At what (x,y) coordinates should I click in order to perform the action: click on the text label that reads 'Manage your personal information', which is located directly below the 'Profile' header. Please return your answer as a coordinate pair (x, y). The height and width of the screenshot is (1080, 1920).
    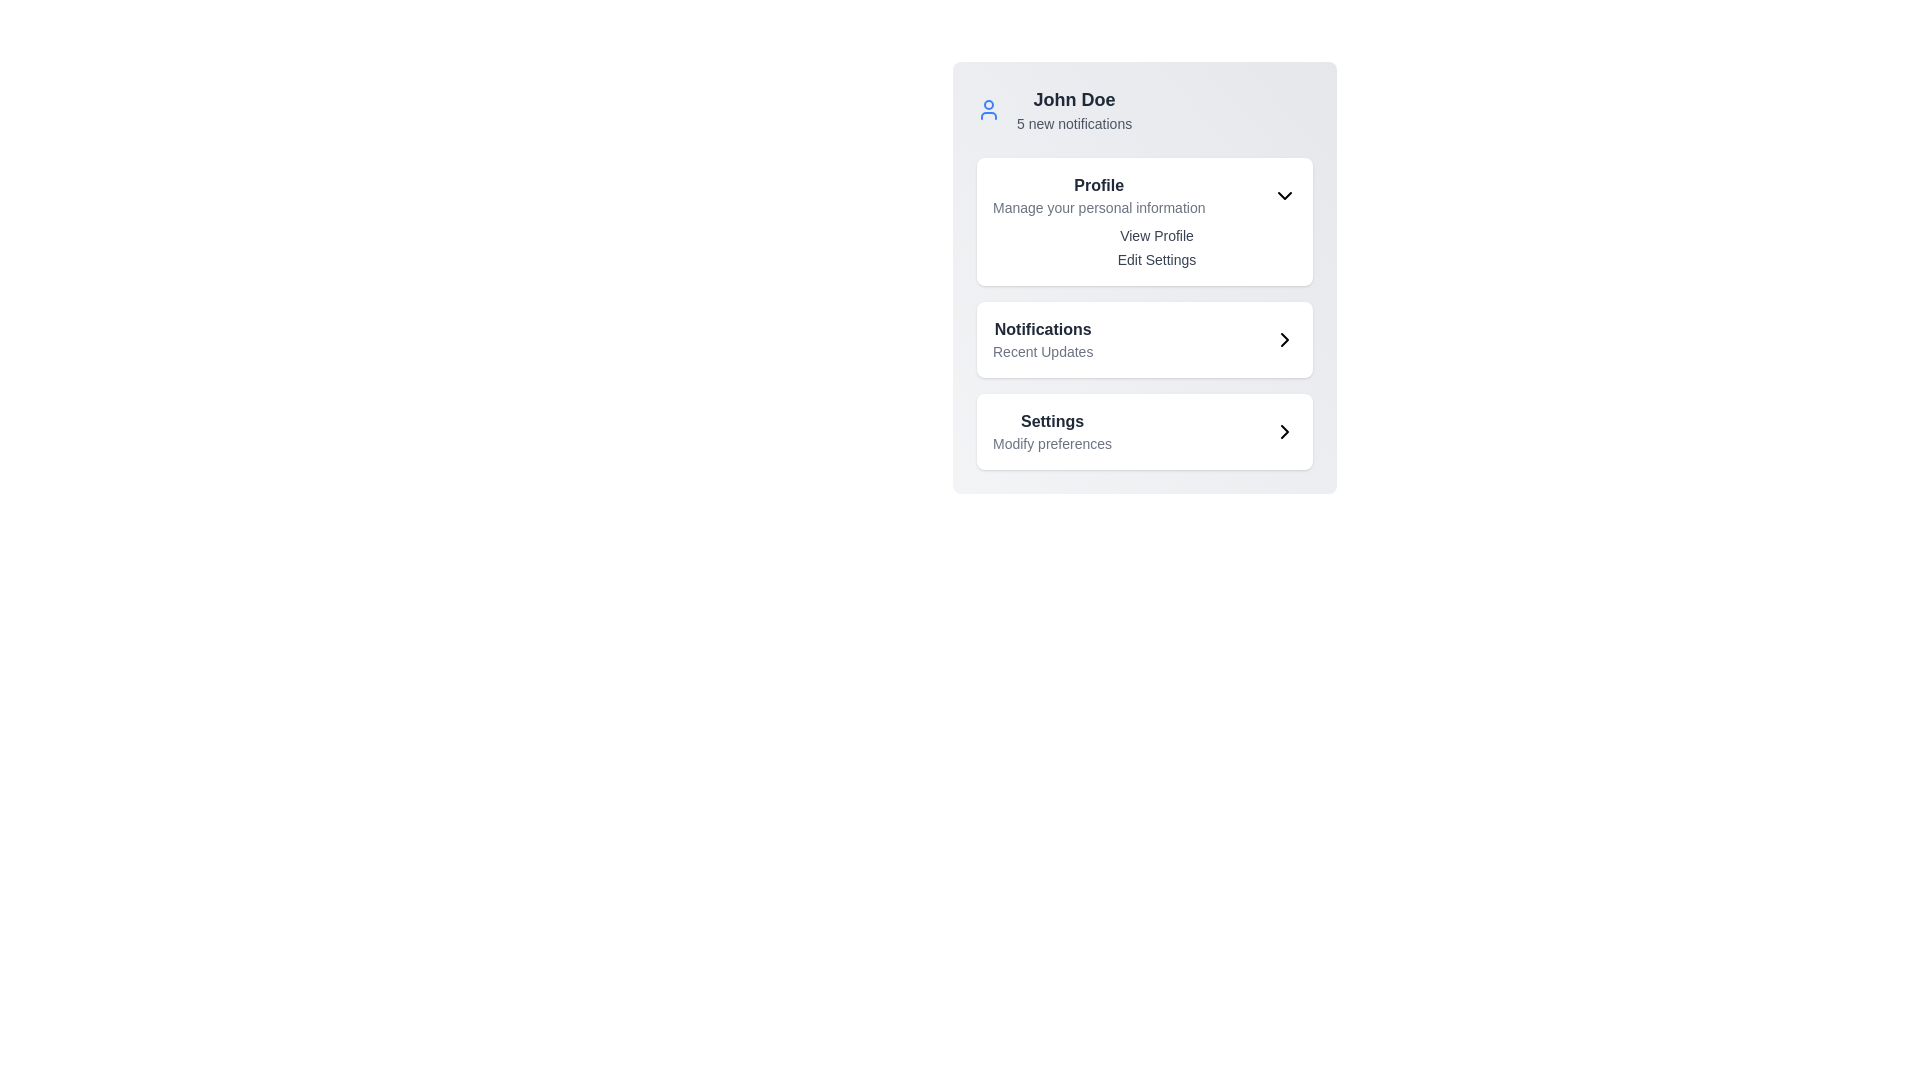
    Looking at the image, I should click on (1098, 208).